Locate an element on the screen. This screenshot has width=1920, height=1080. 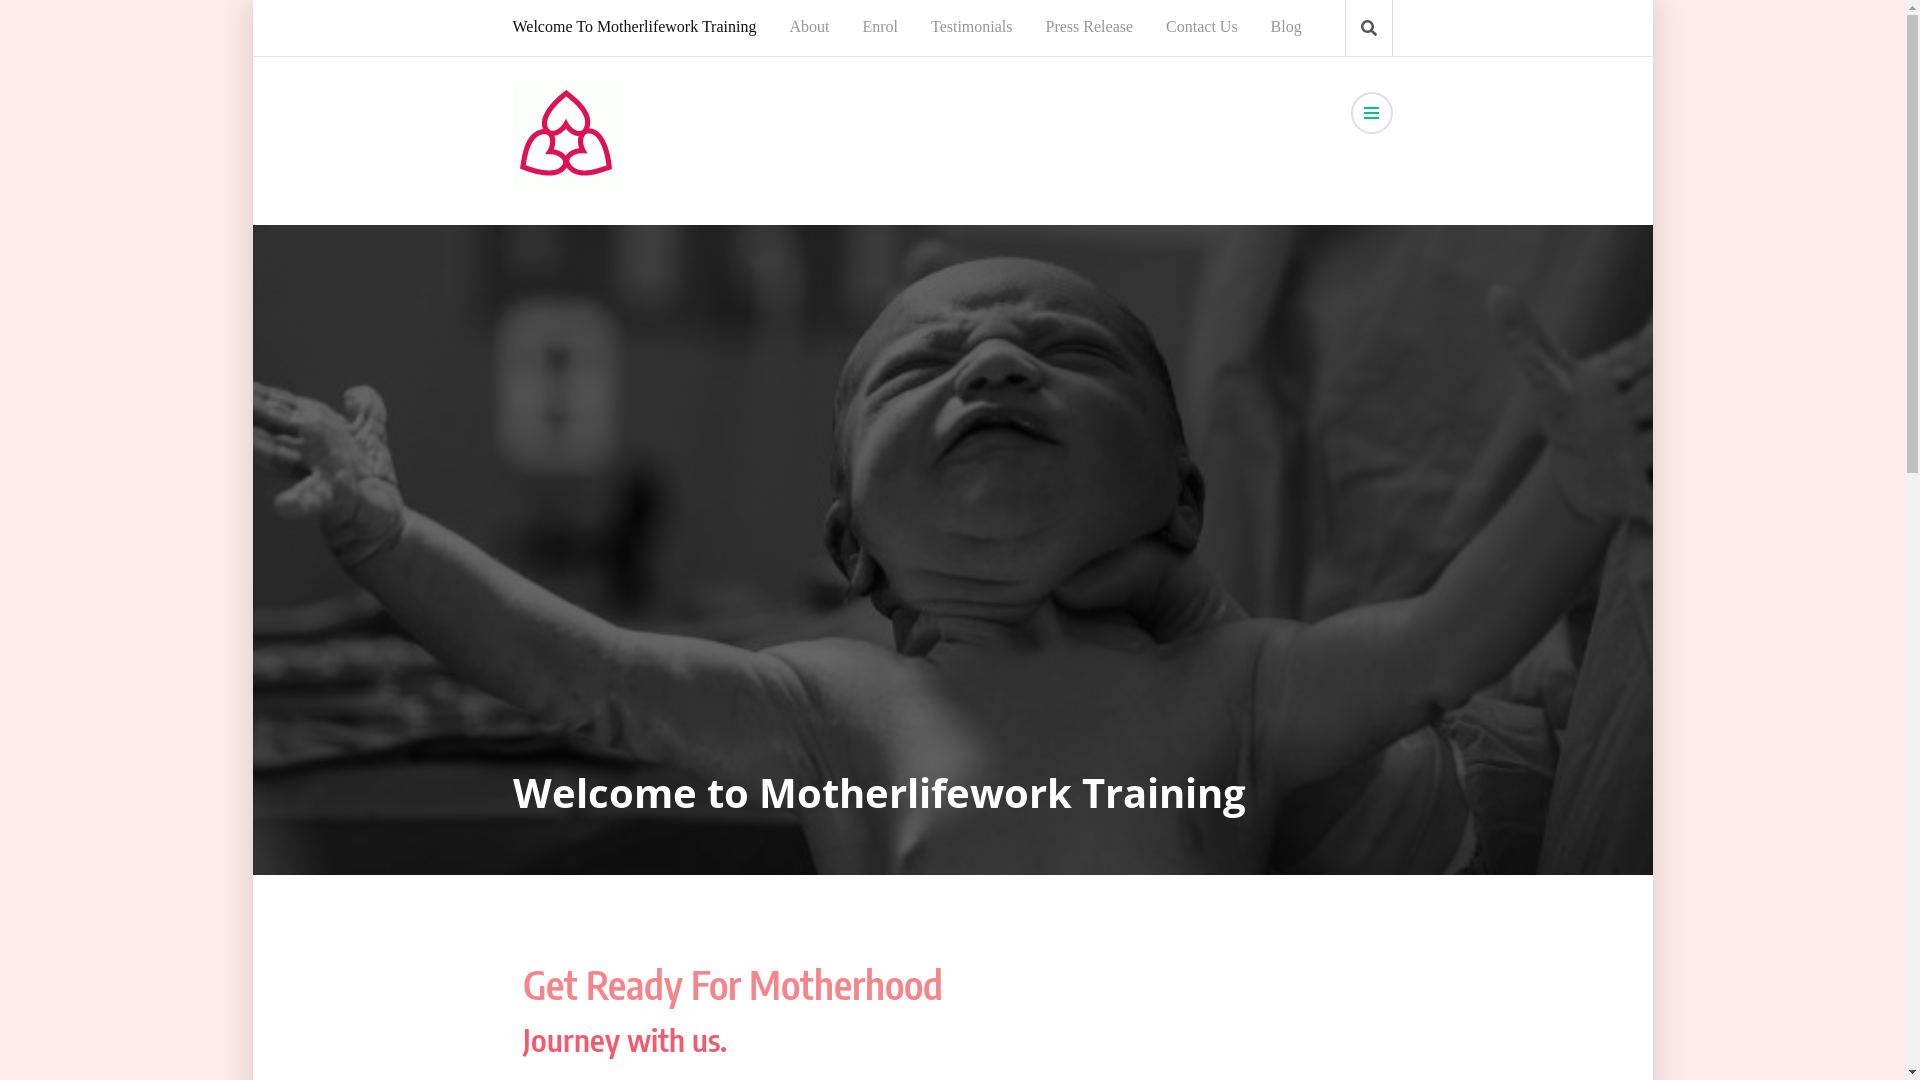
'Enrol' is located at coordinates (848, 27).